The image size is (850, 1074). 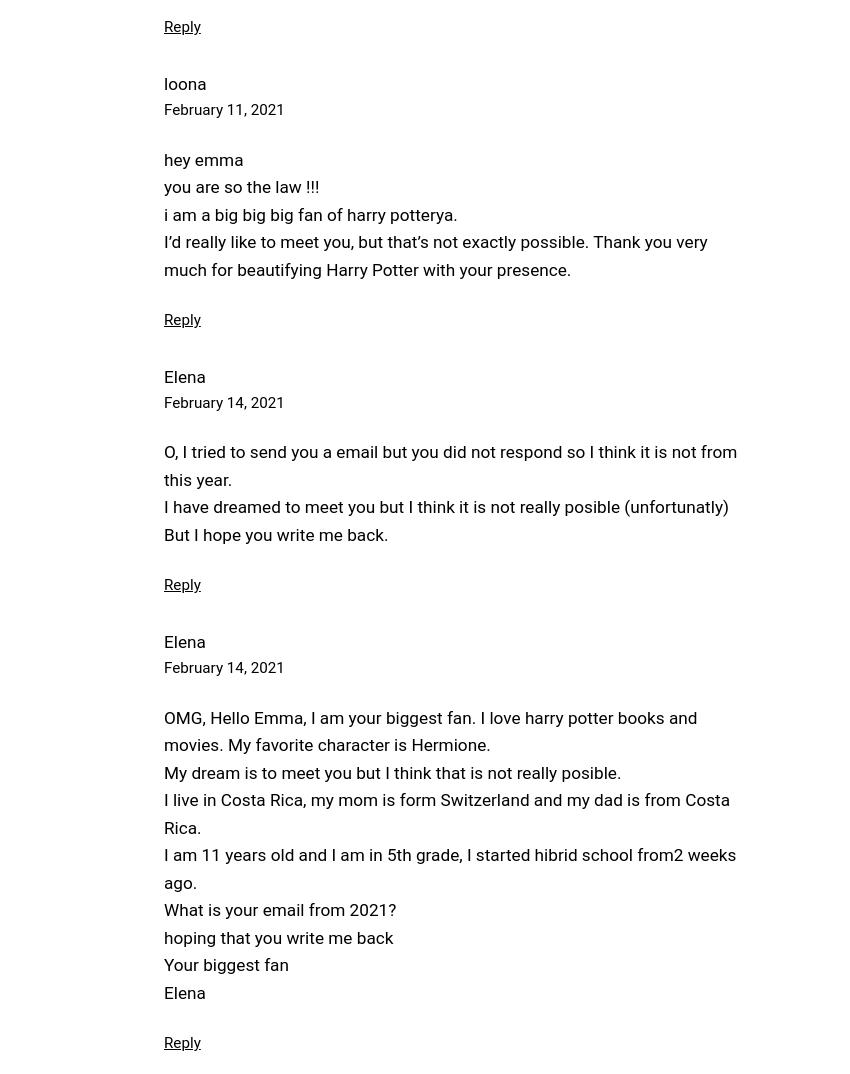 What do you see at coordinates (278, 909) in the screenshot?
I see `'What is your email from 2021?'` at bounding box center [278, 909].